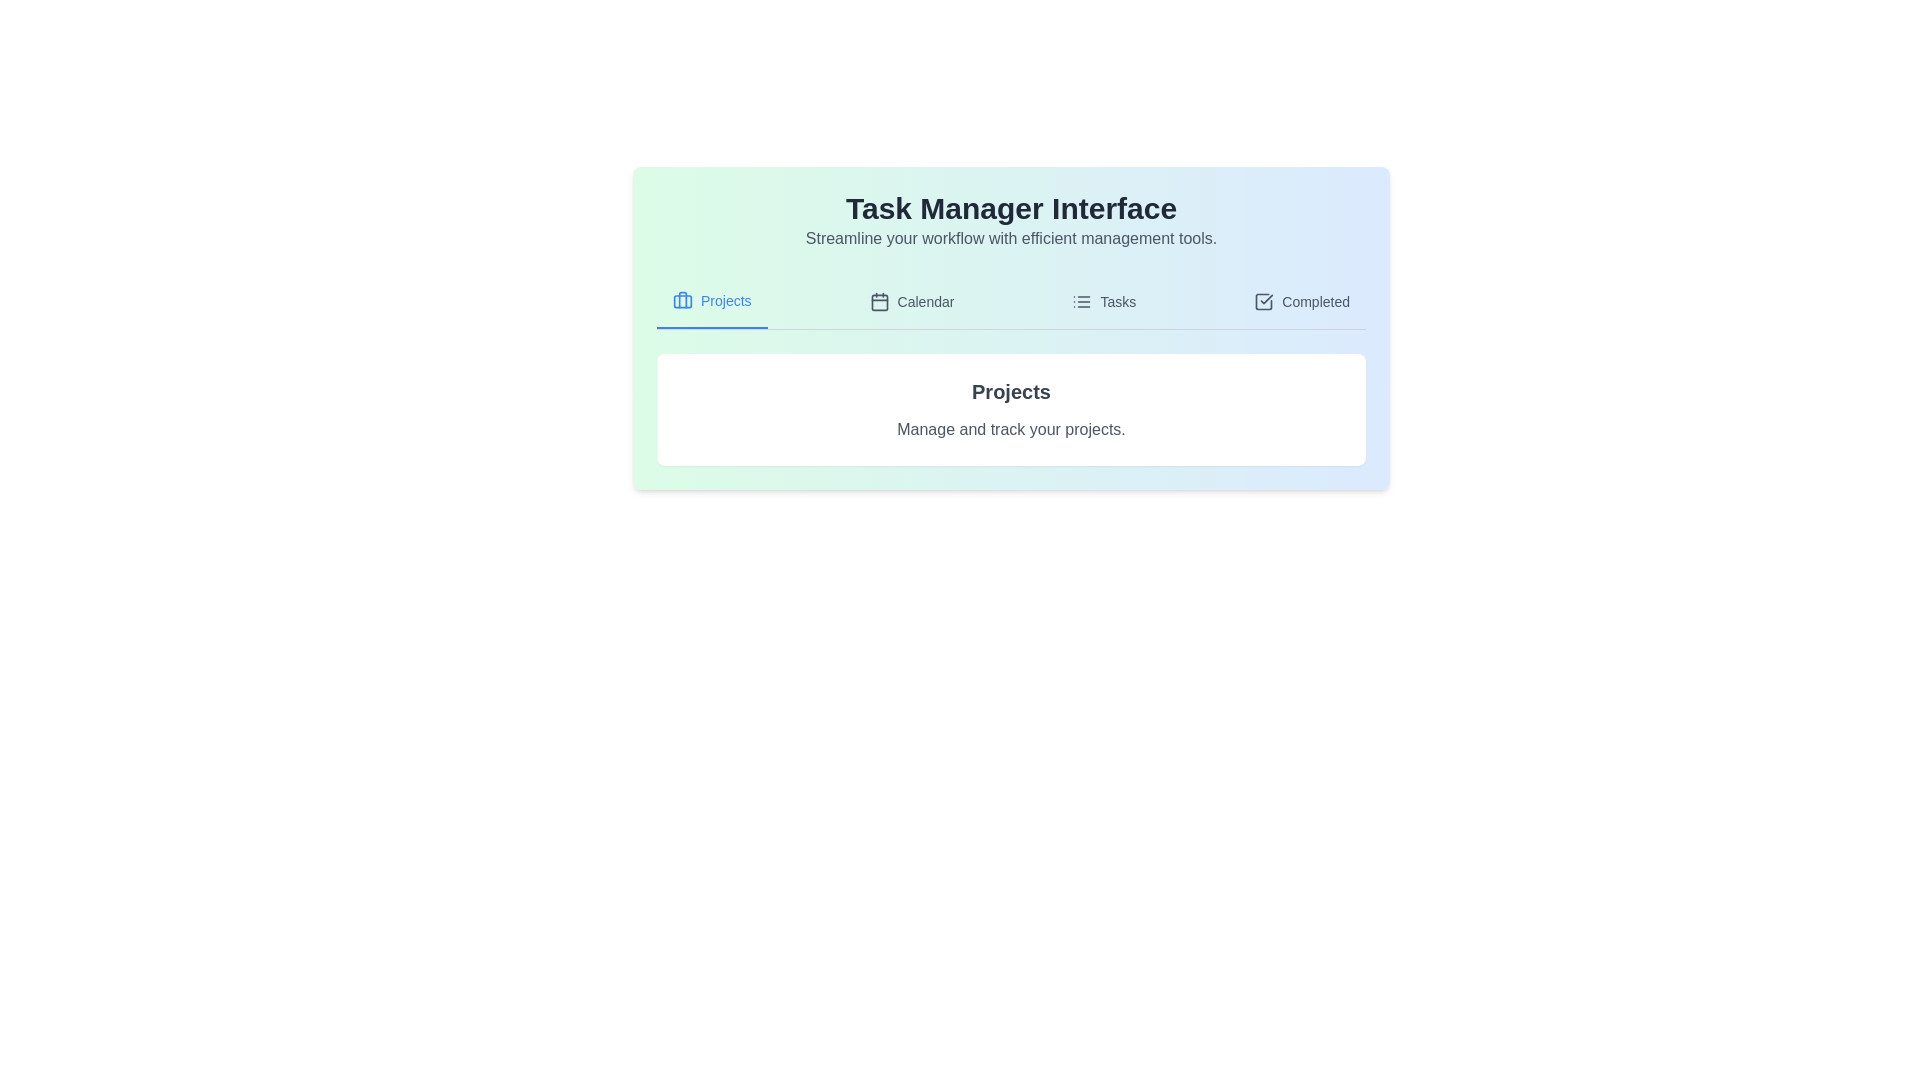 This screenshot has height=1080, width=1920. Describe the element at coordinates (711, 301) in the screenshot. I see `the tab labeled 'Projects' to observe the visual cue` at that location.